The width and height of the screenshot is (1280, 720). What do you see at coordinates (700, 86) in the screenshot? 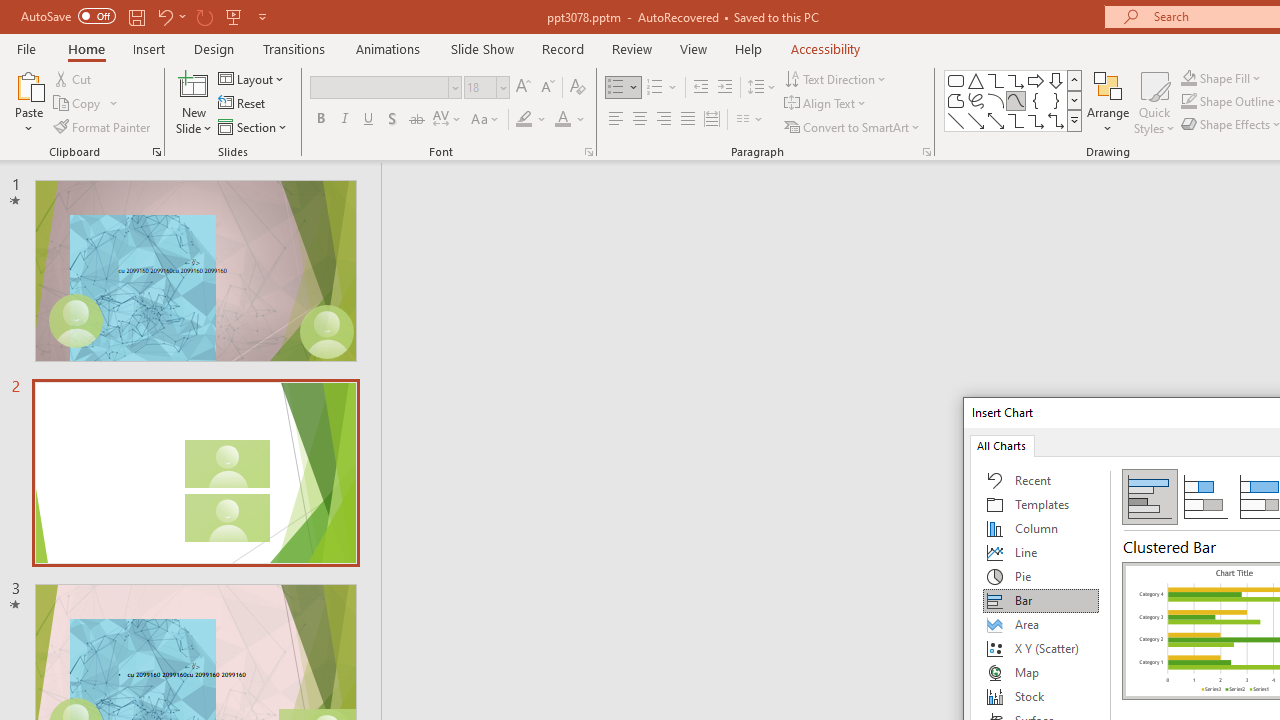
I see `'Decrease Indent'` at bounding box center [700, 86].